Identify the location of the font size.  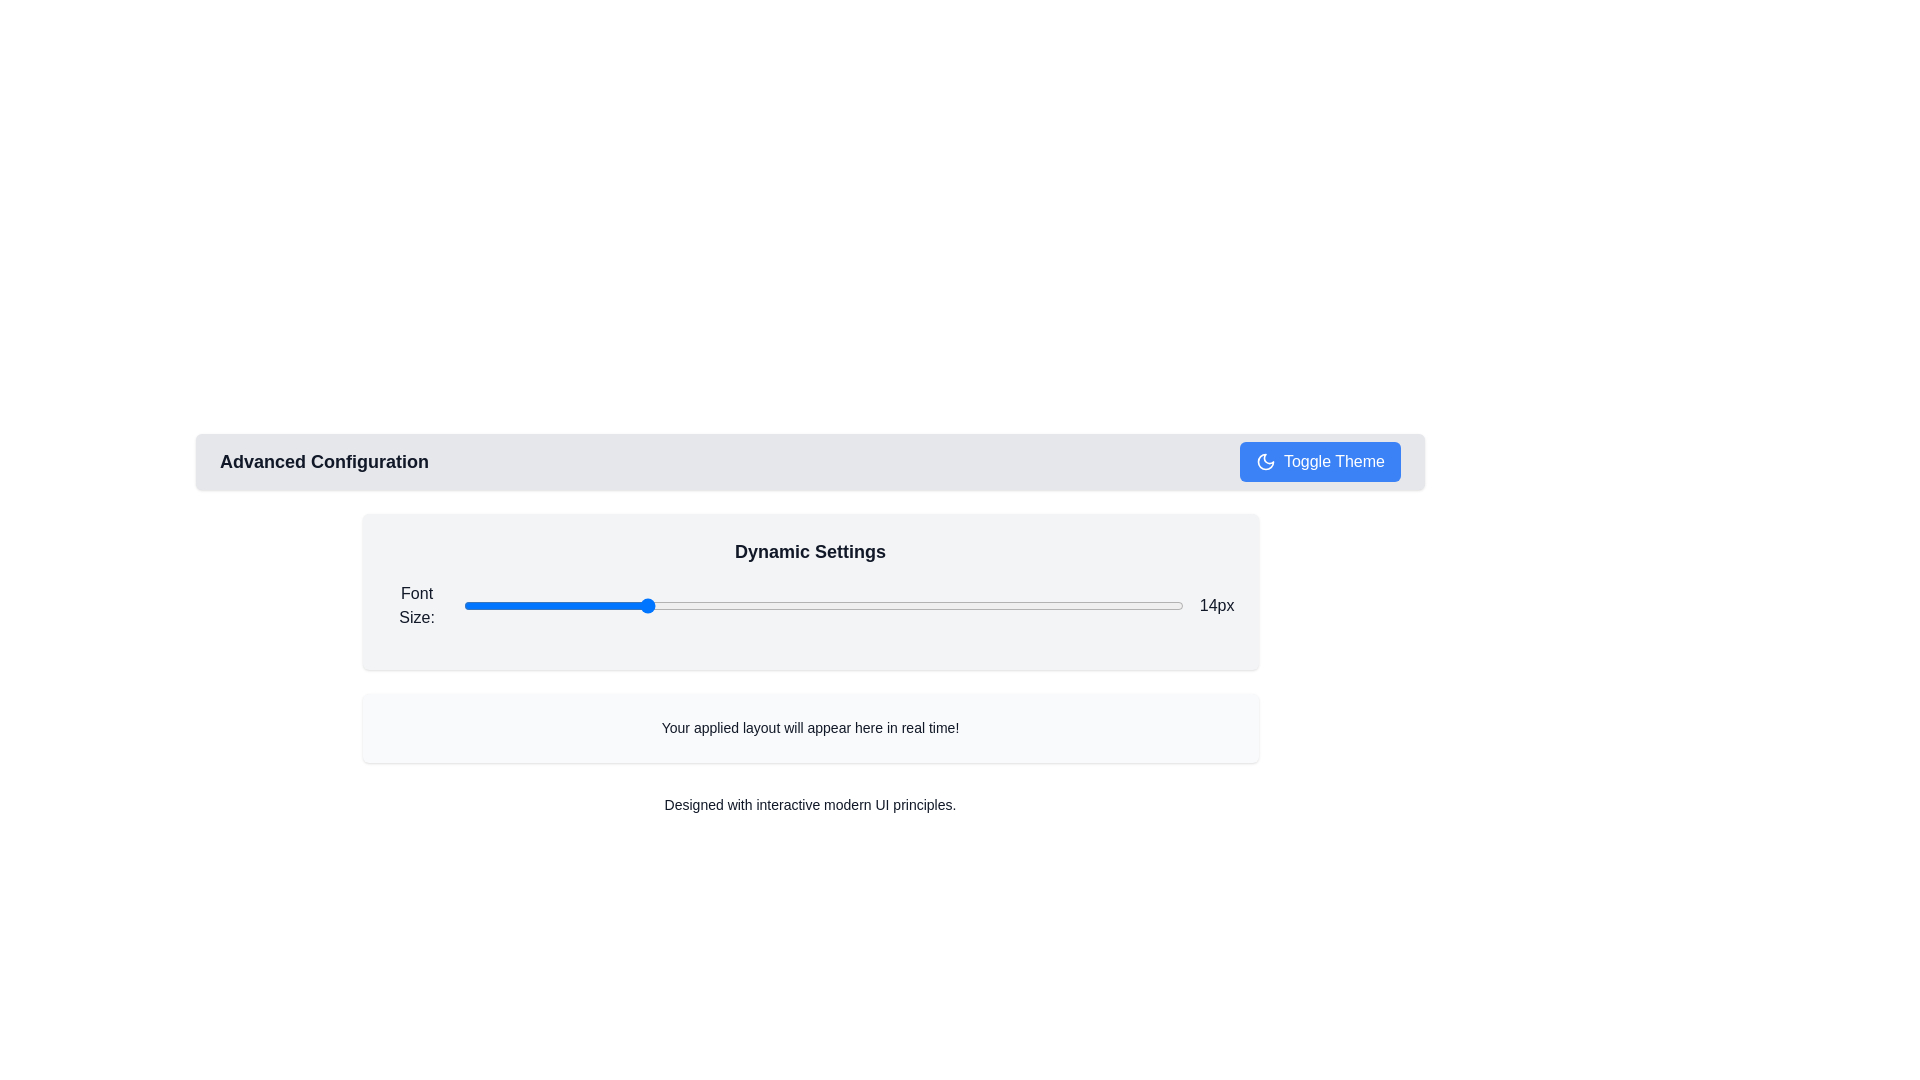
(1003, 604).